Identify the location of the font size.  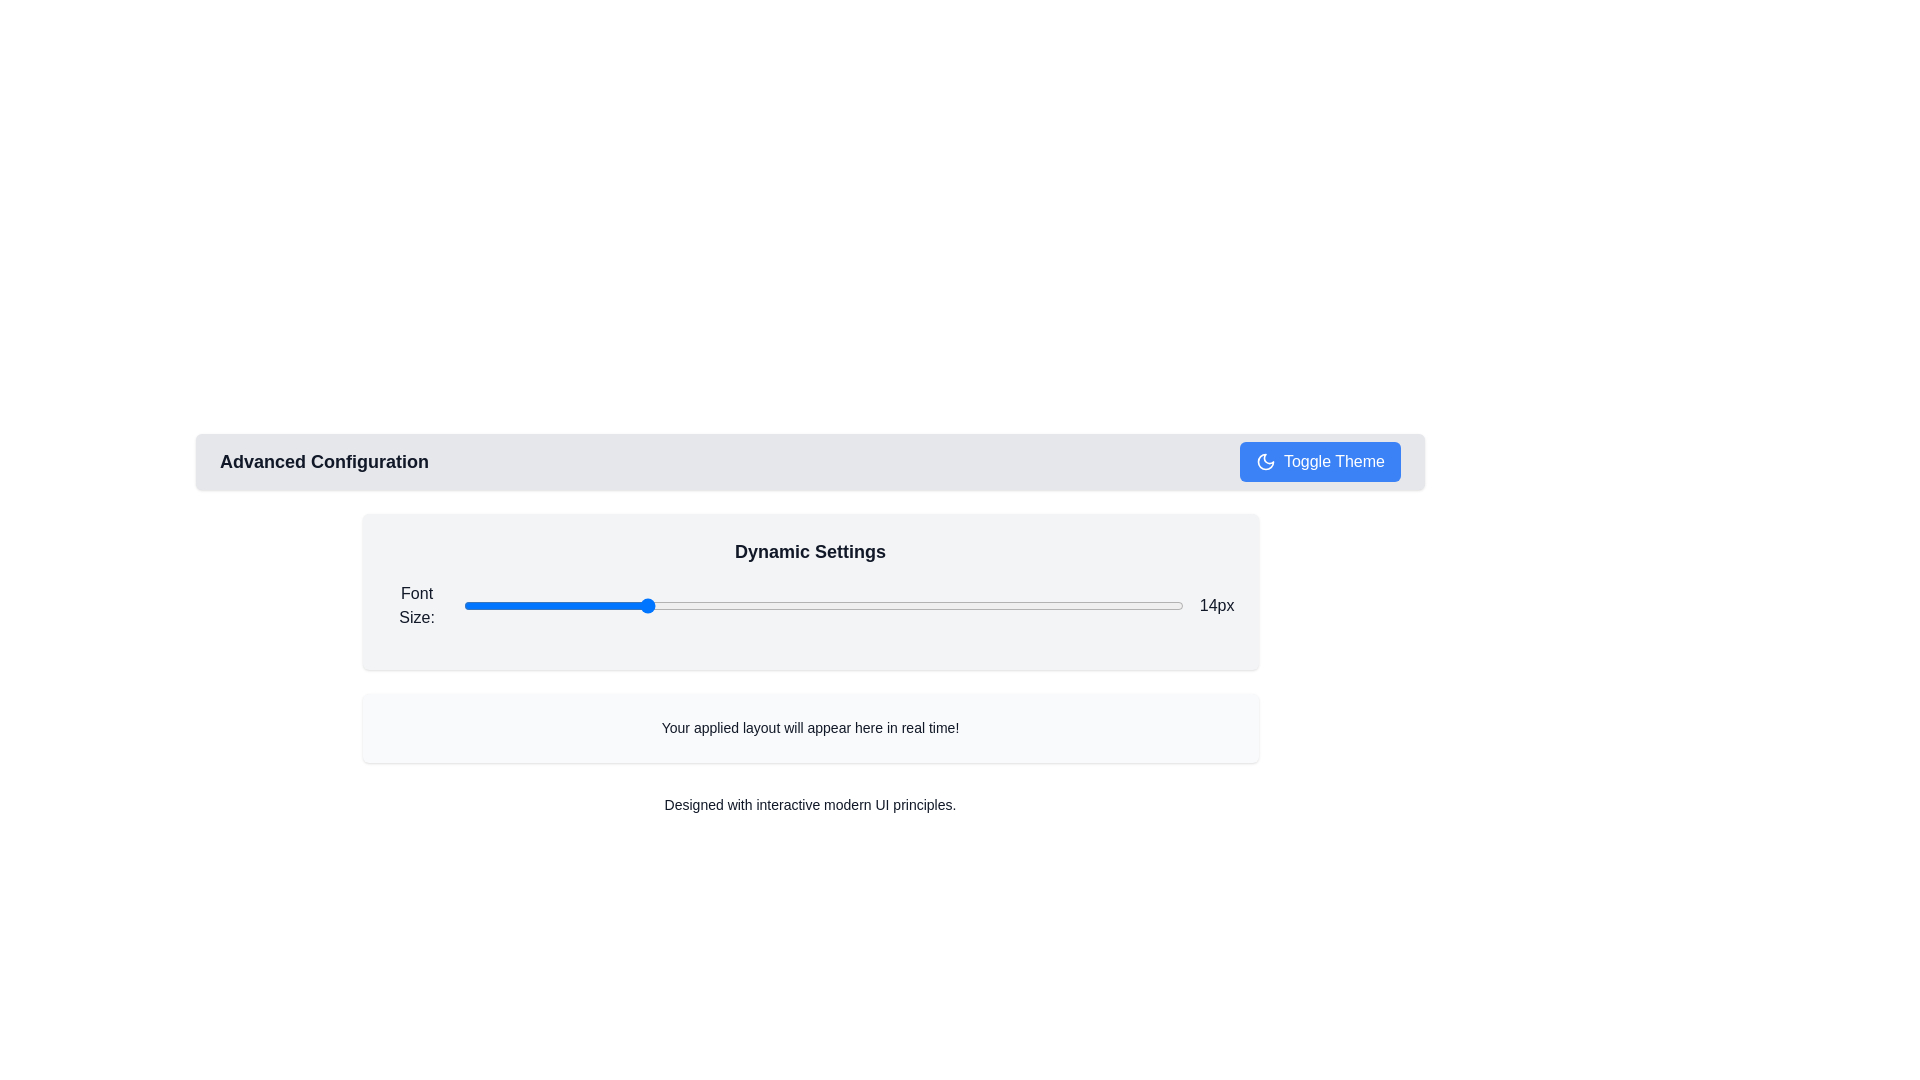
(1003, 604).